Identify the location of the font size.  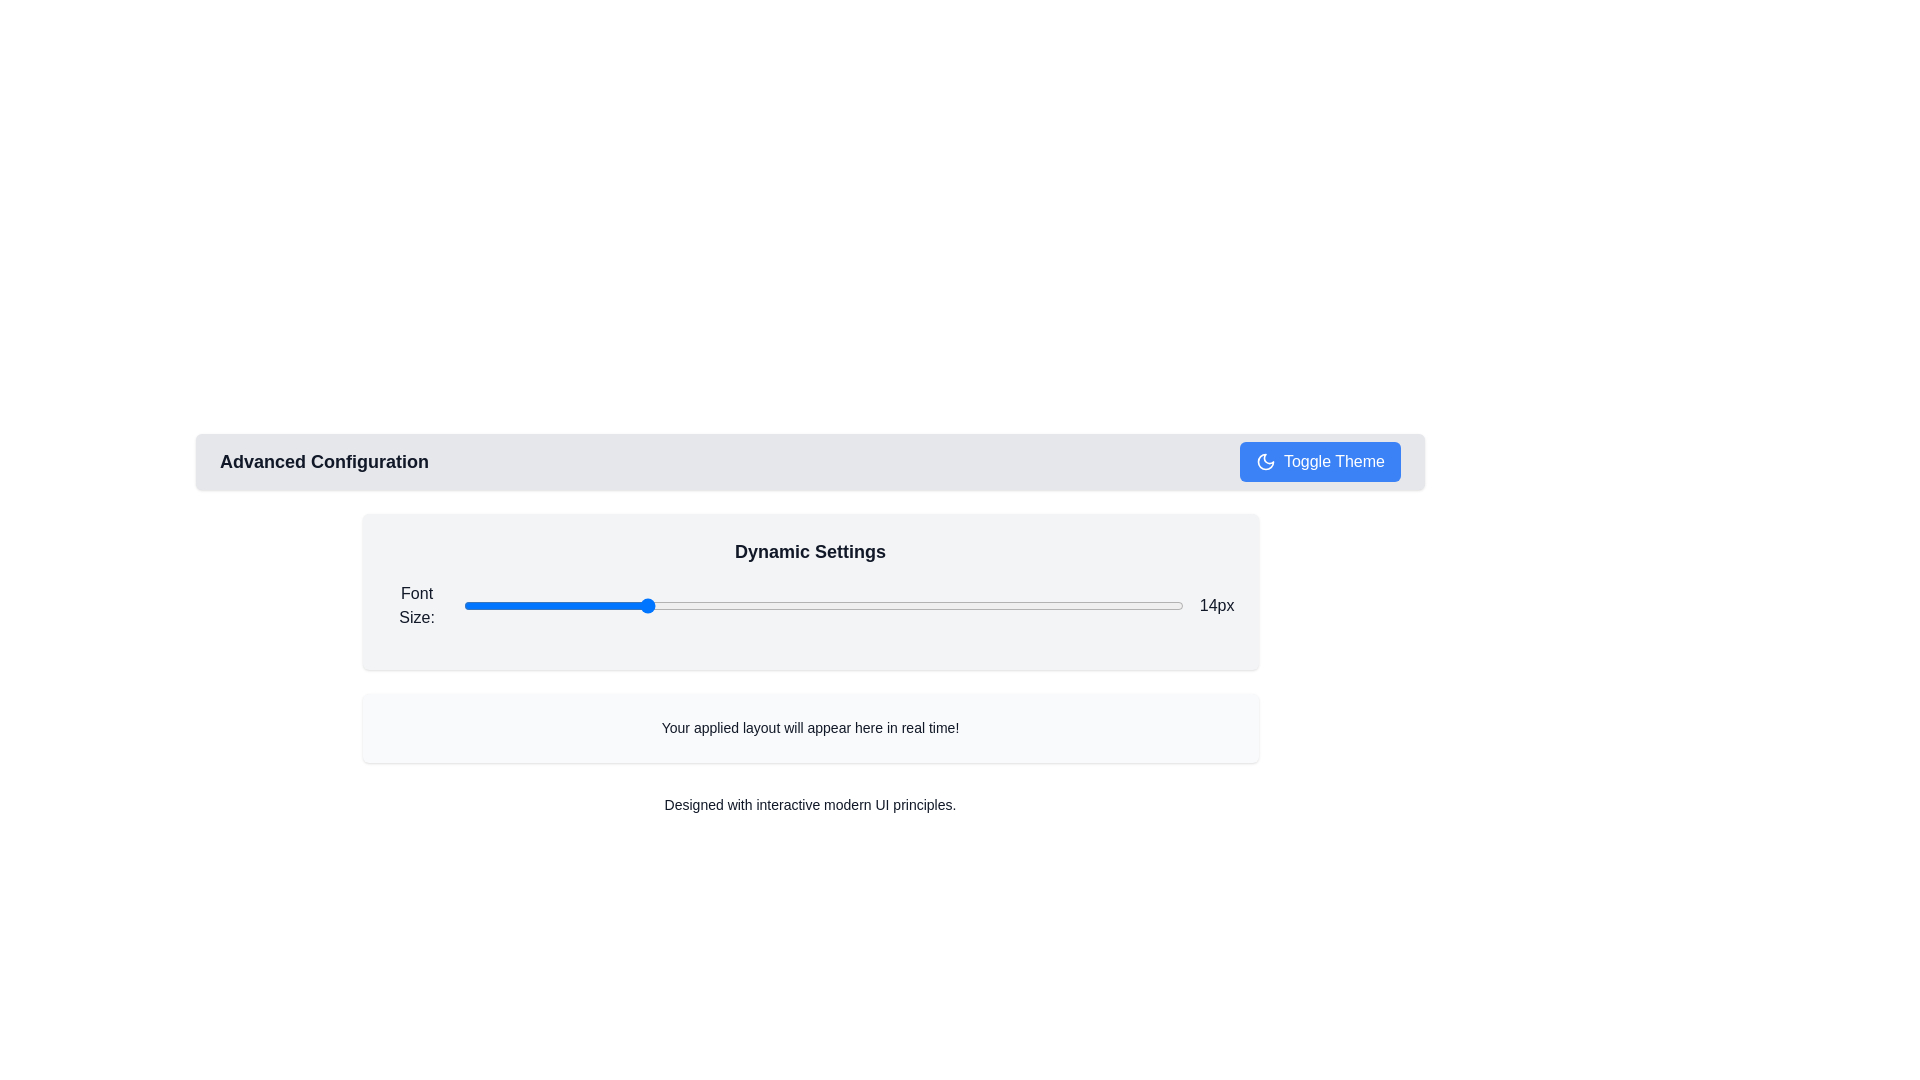
(1003, 604).